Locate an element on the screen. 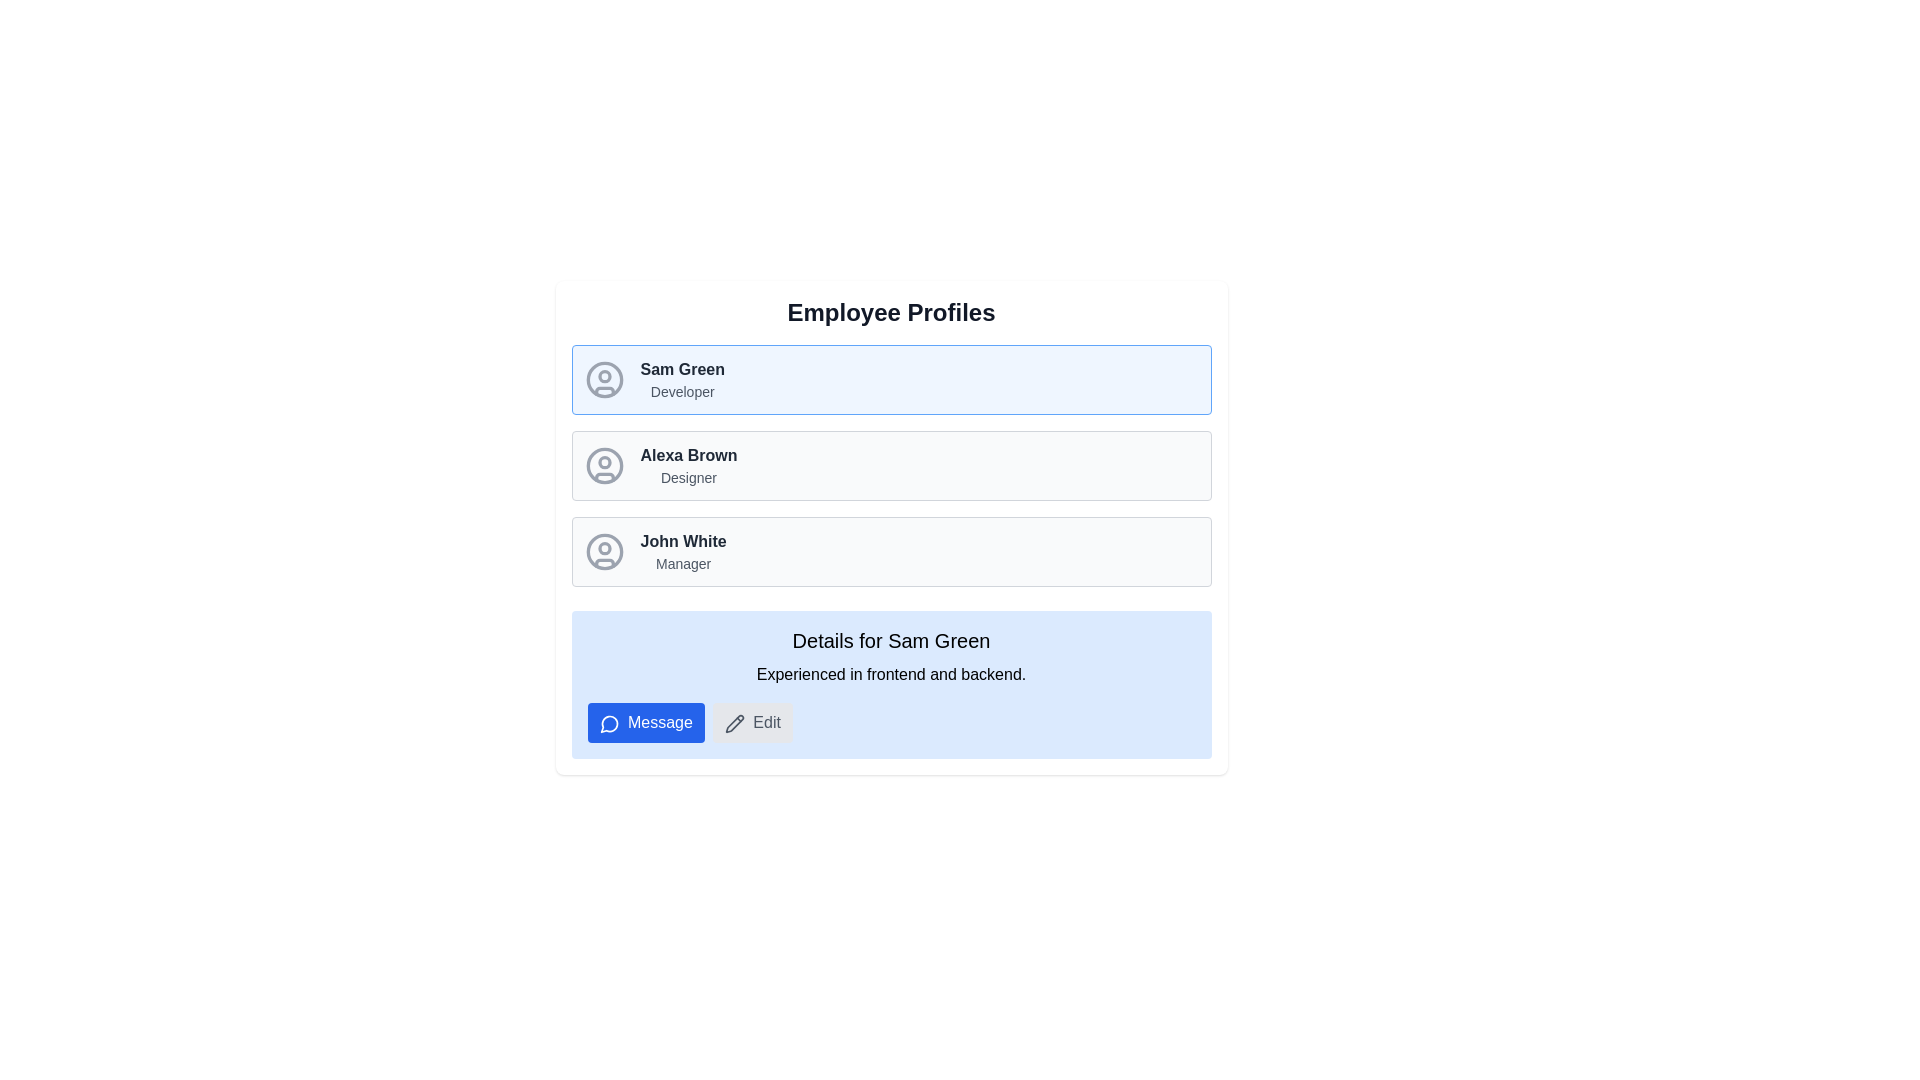 The height and width of the screenshot is (1080, 1920). the user profile icon representing 'Sam Green, Developer', which is a minimalistic gray circular outline with a head and shoulders design, located in the profile block at the top of the employee list is located at coordinates (603, 380).